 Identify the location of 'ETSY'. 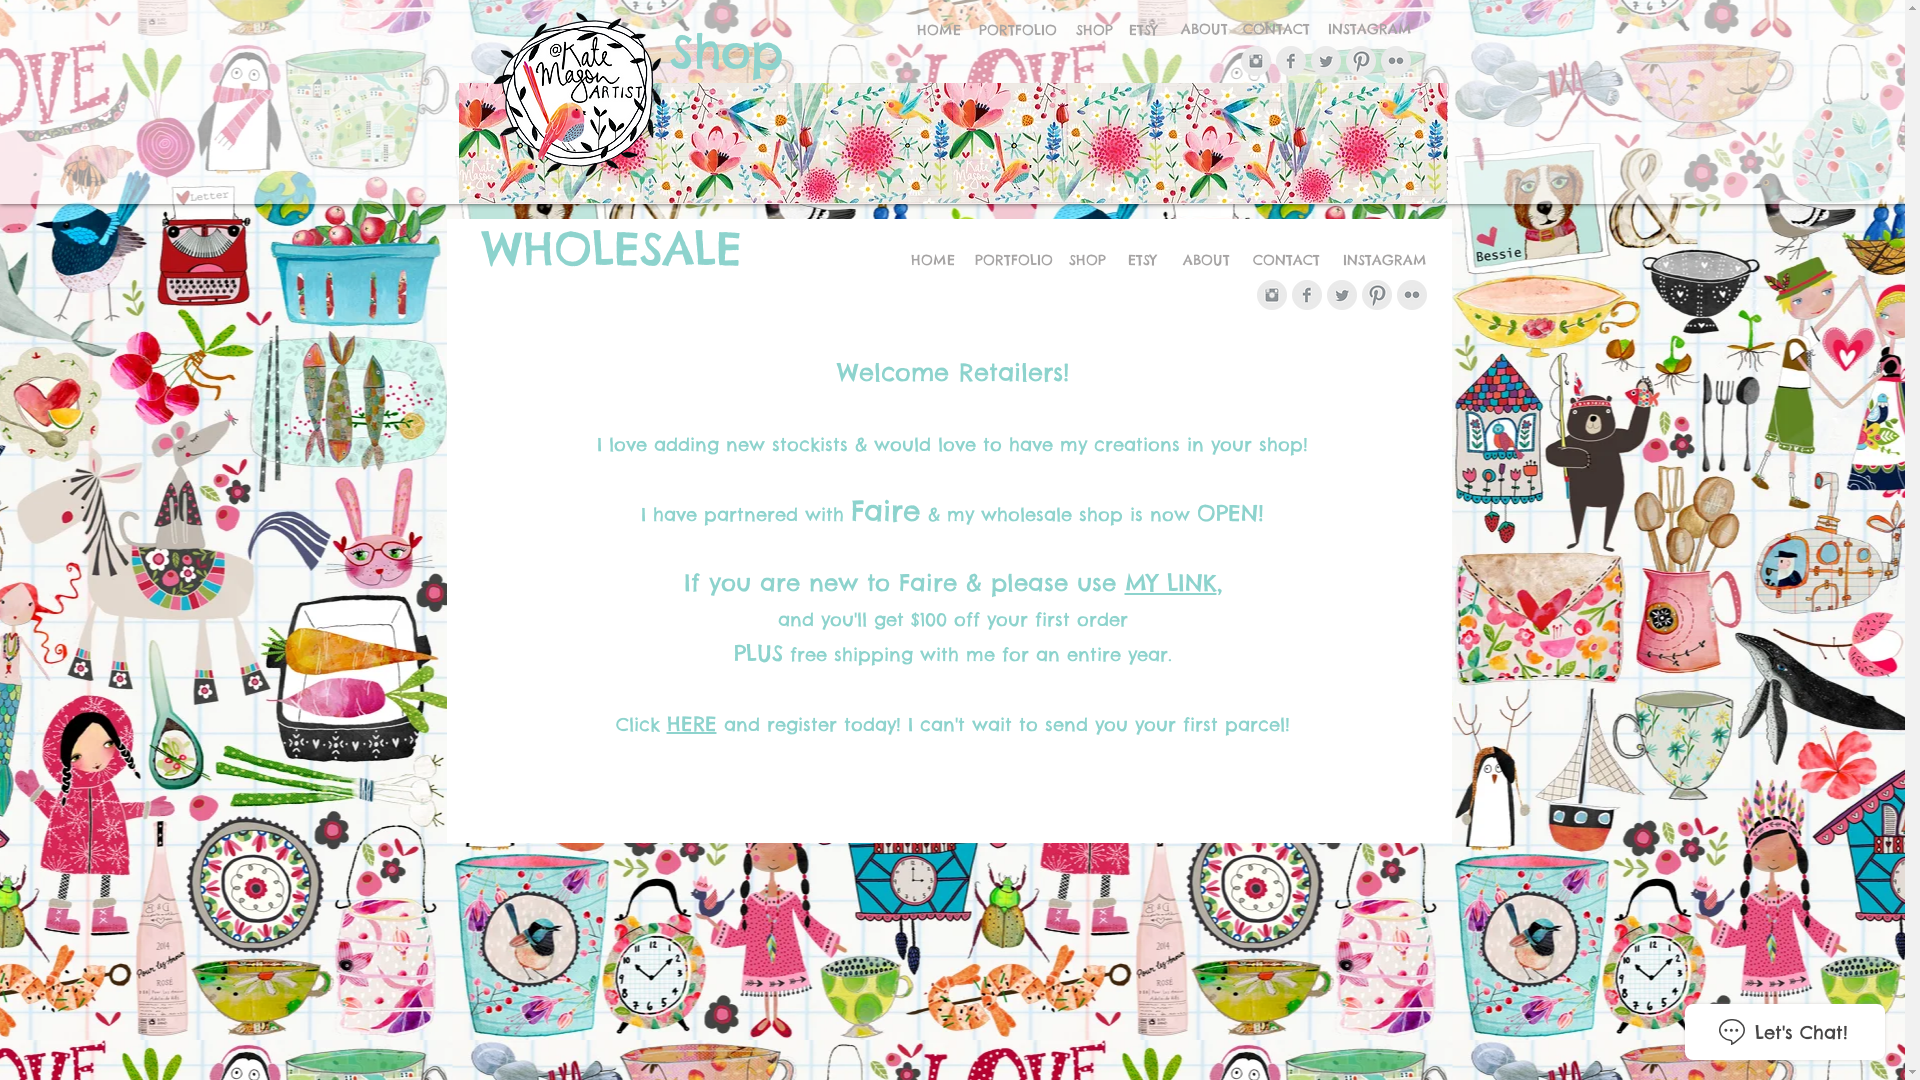
(1143, 30).